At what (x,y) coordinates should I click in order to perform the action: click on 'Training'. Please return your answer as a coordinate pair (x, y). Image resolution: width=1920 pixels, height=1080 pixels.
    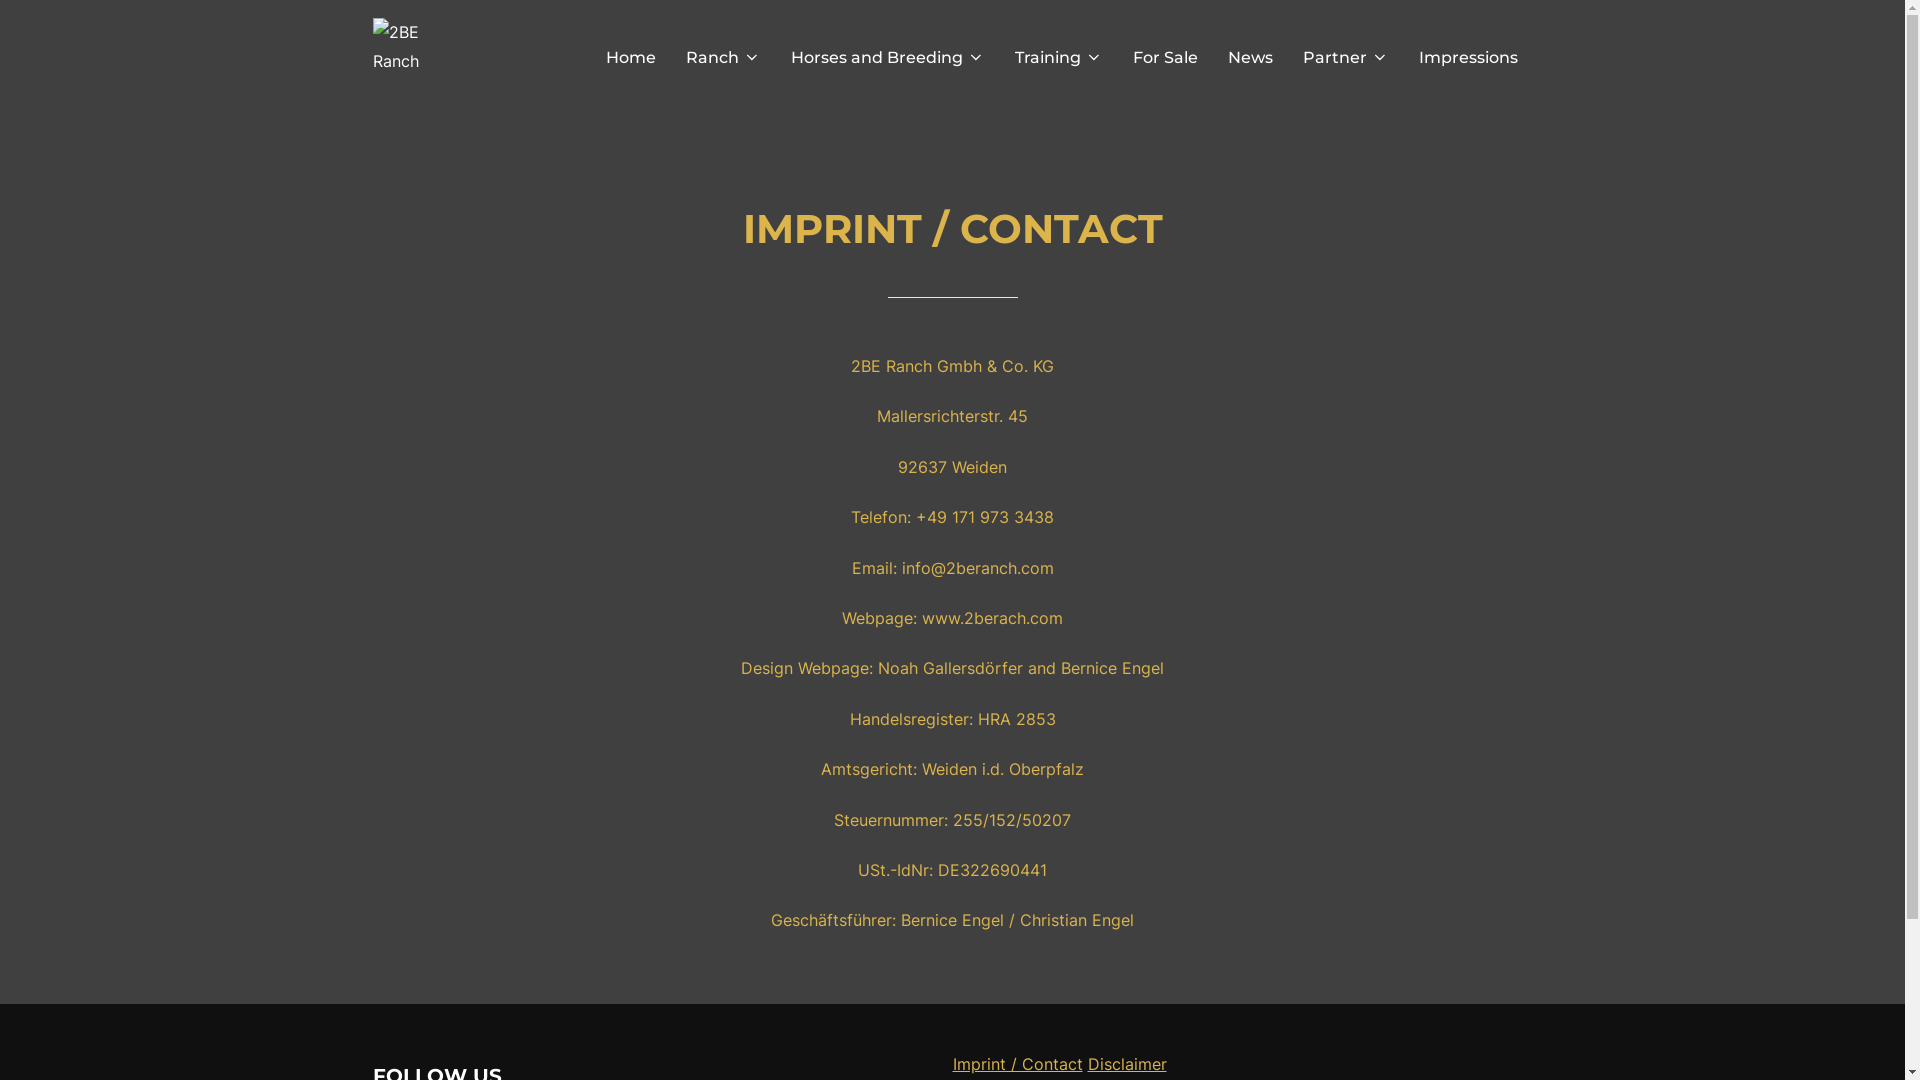
    Looking at the image, I should click on (1056, 56).